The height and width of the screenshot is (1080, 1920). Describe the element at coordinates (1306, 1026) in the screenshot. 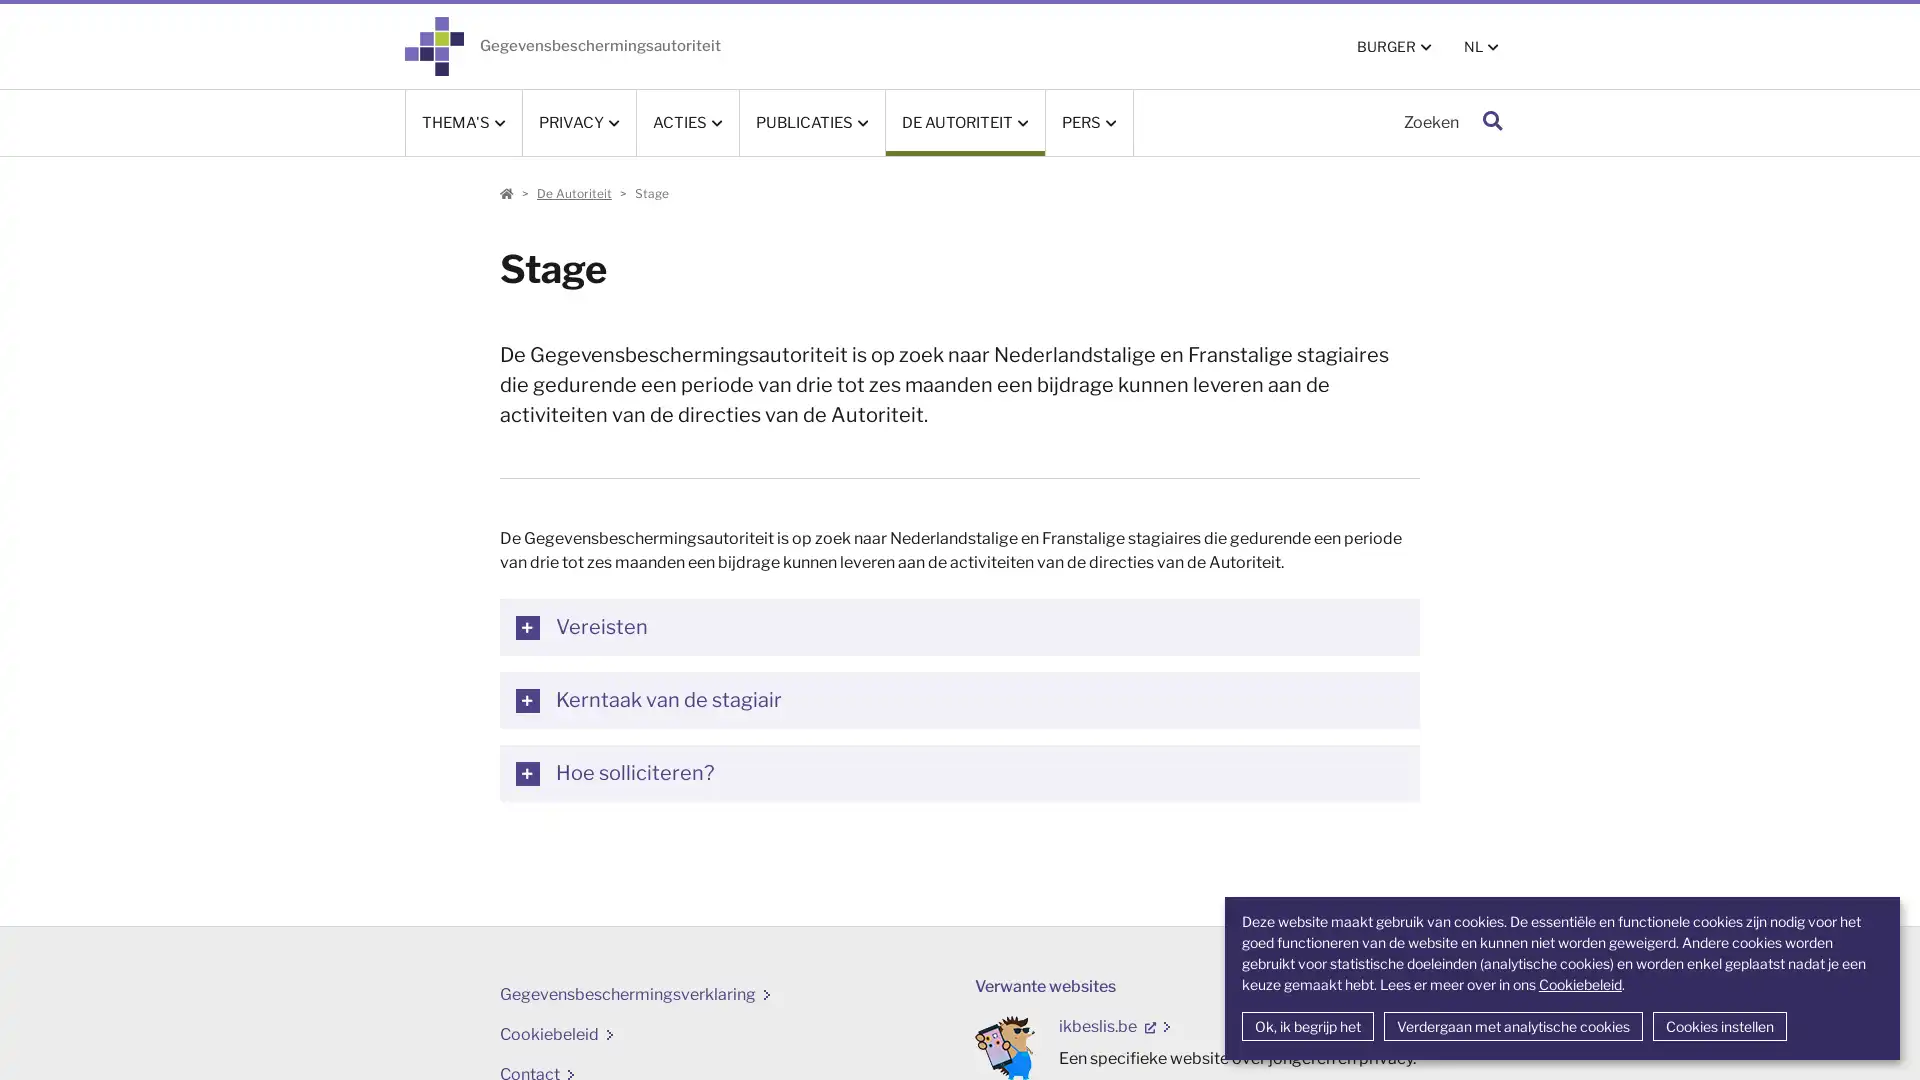

I see `Ok, ik begrijp het` at that location.